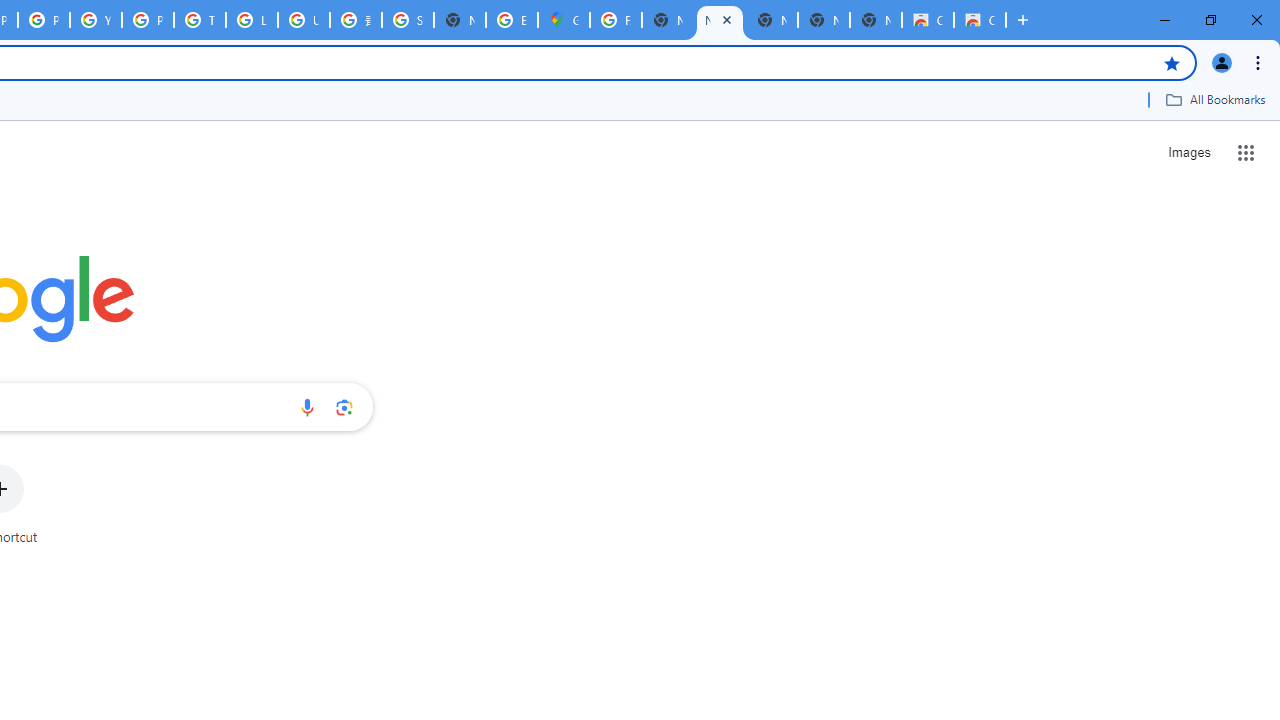  Describe the element at coordinates (1220, 61) in the screenshot. I see `'You'` at that location.